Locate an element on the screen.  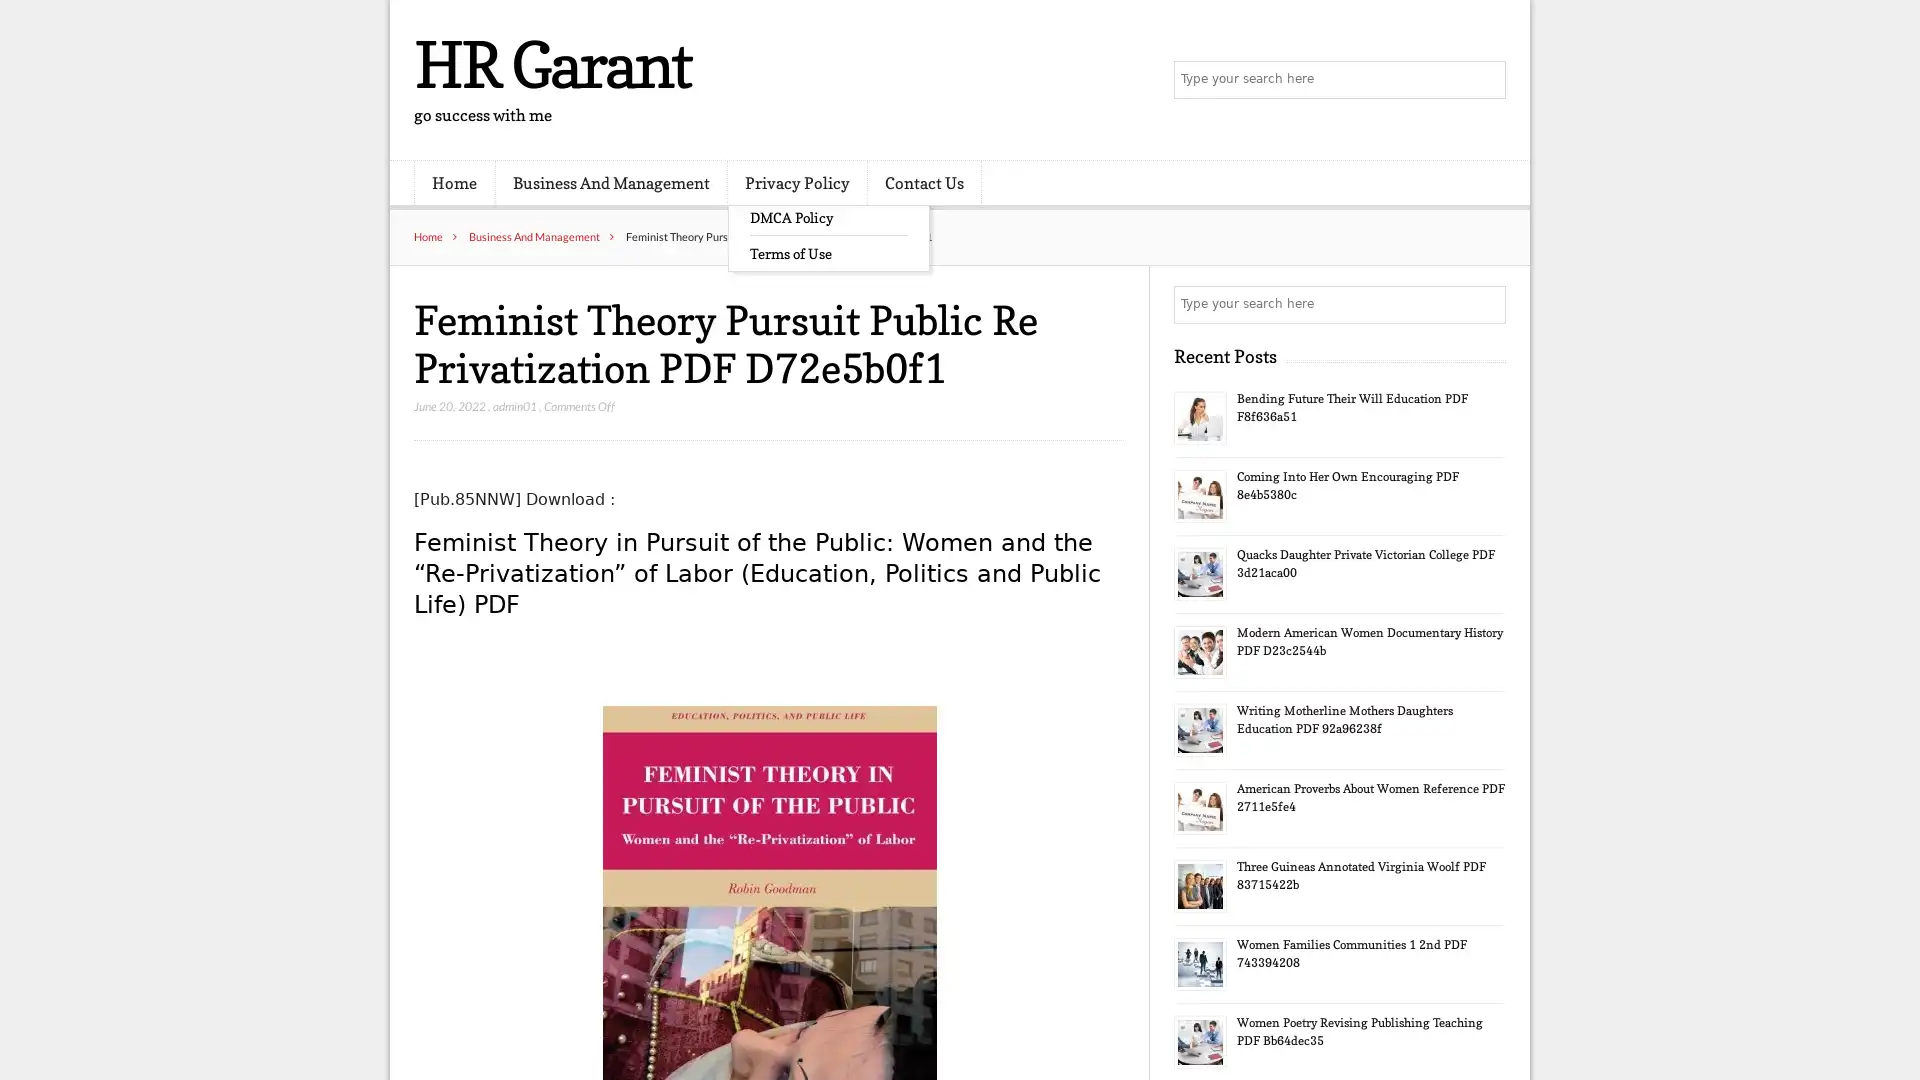
Search is located at coordinates (1485, 304).